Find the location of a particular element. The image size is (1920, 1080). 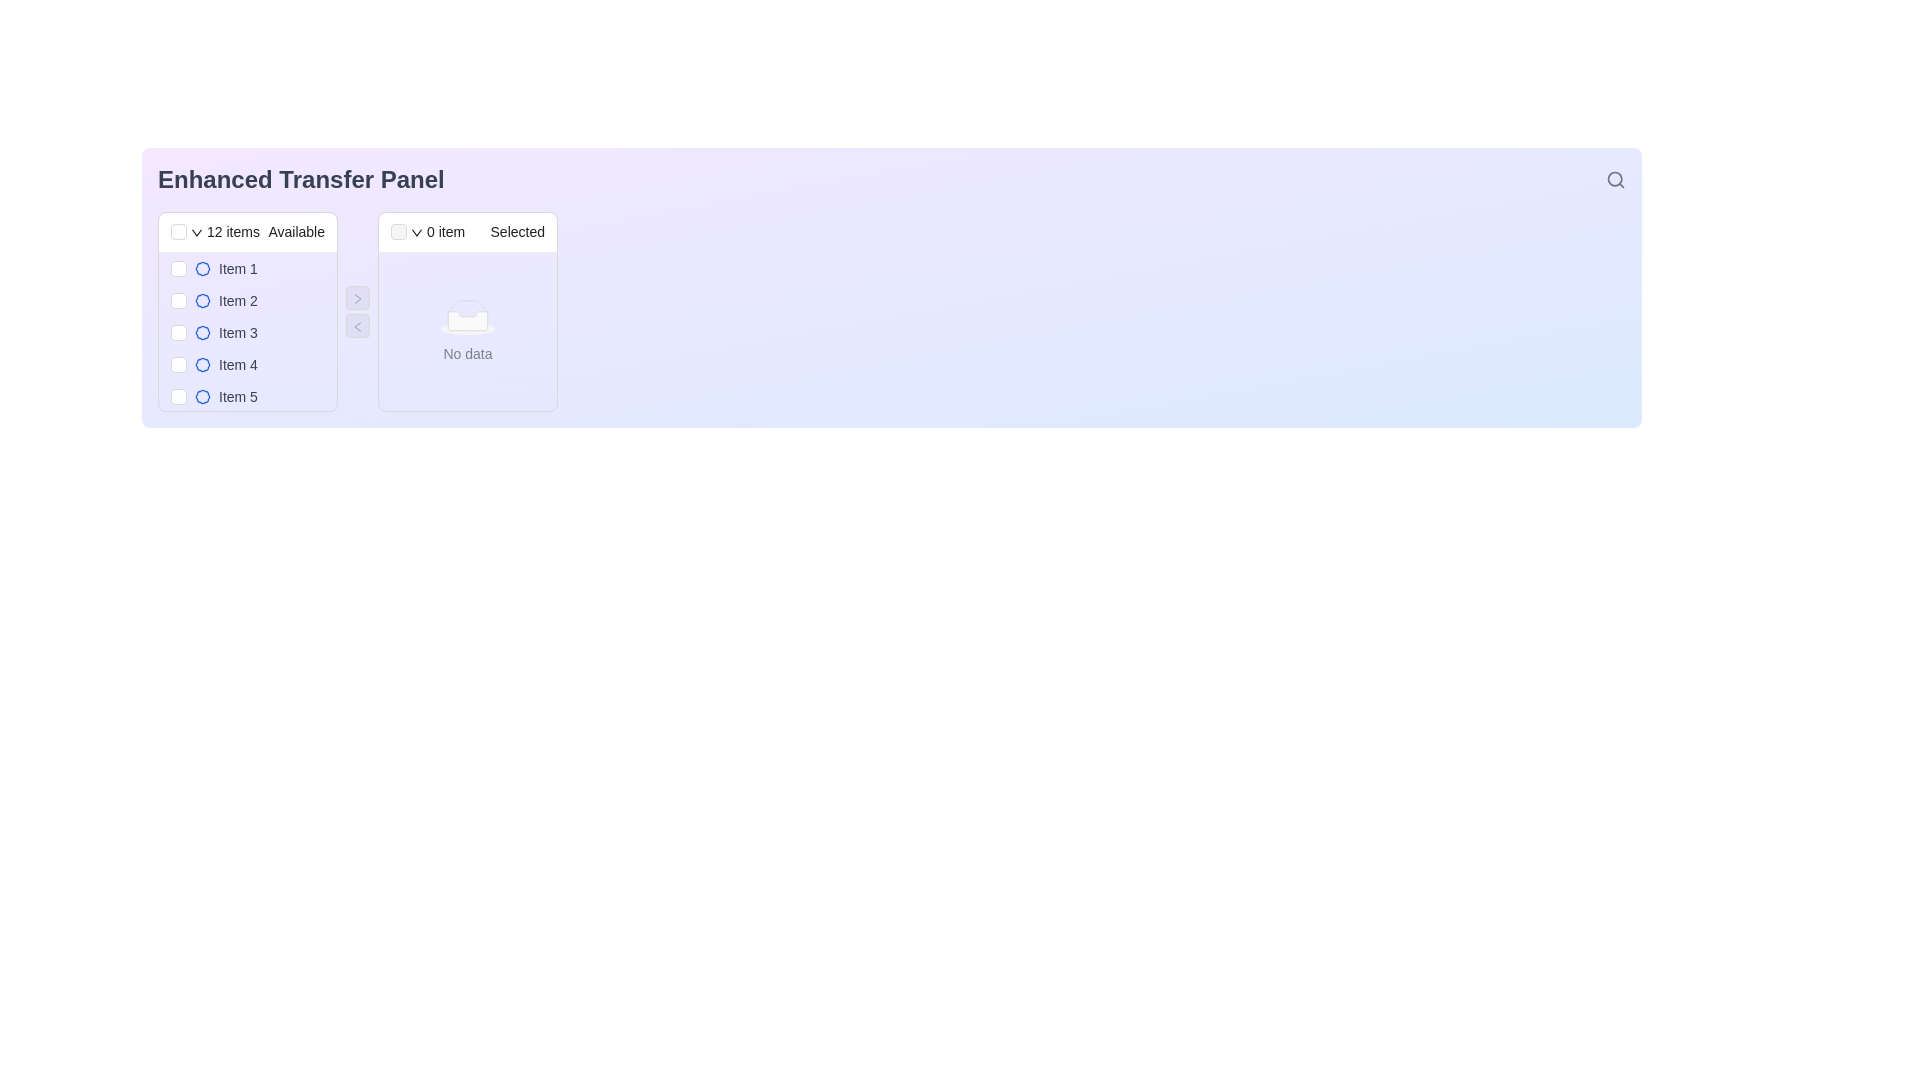

the transfer button located vertically between the left and right list panels in the center of the enhanced transfer panel layout to transfer selected items is located at coordinates (358, 297).